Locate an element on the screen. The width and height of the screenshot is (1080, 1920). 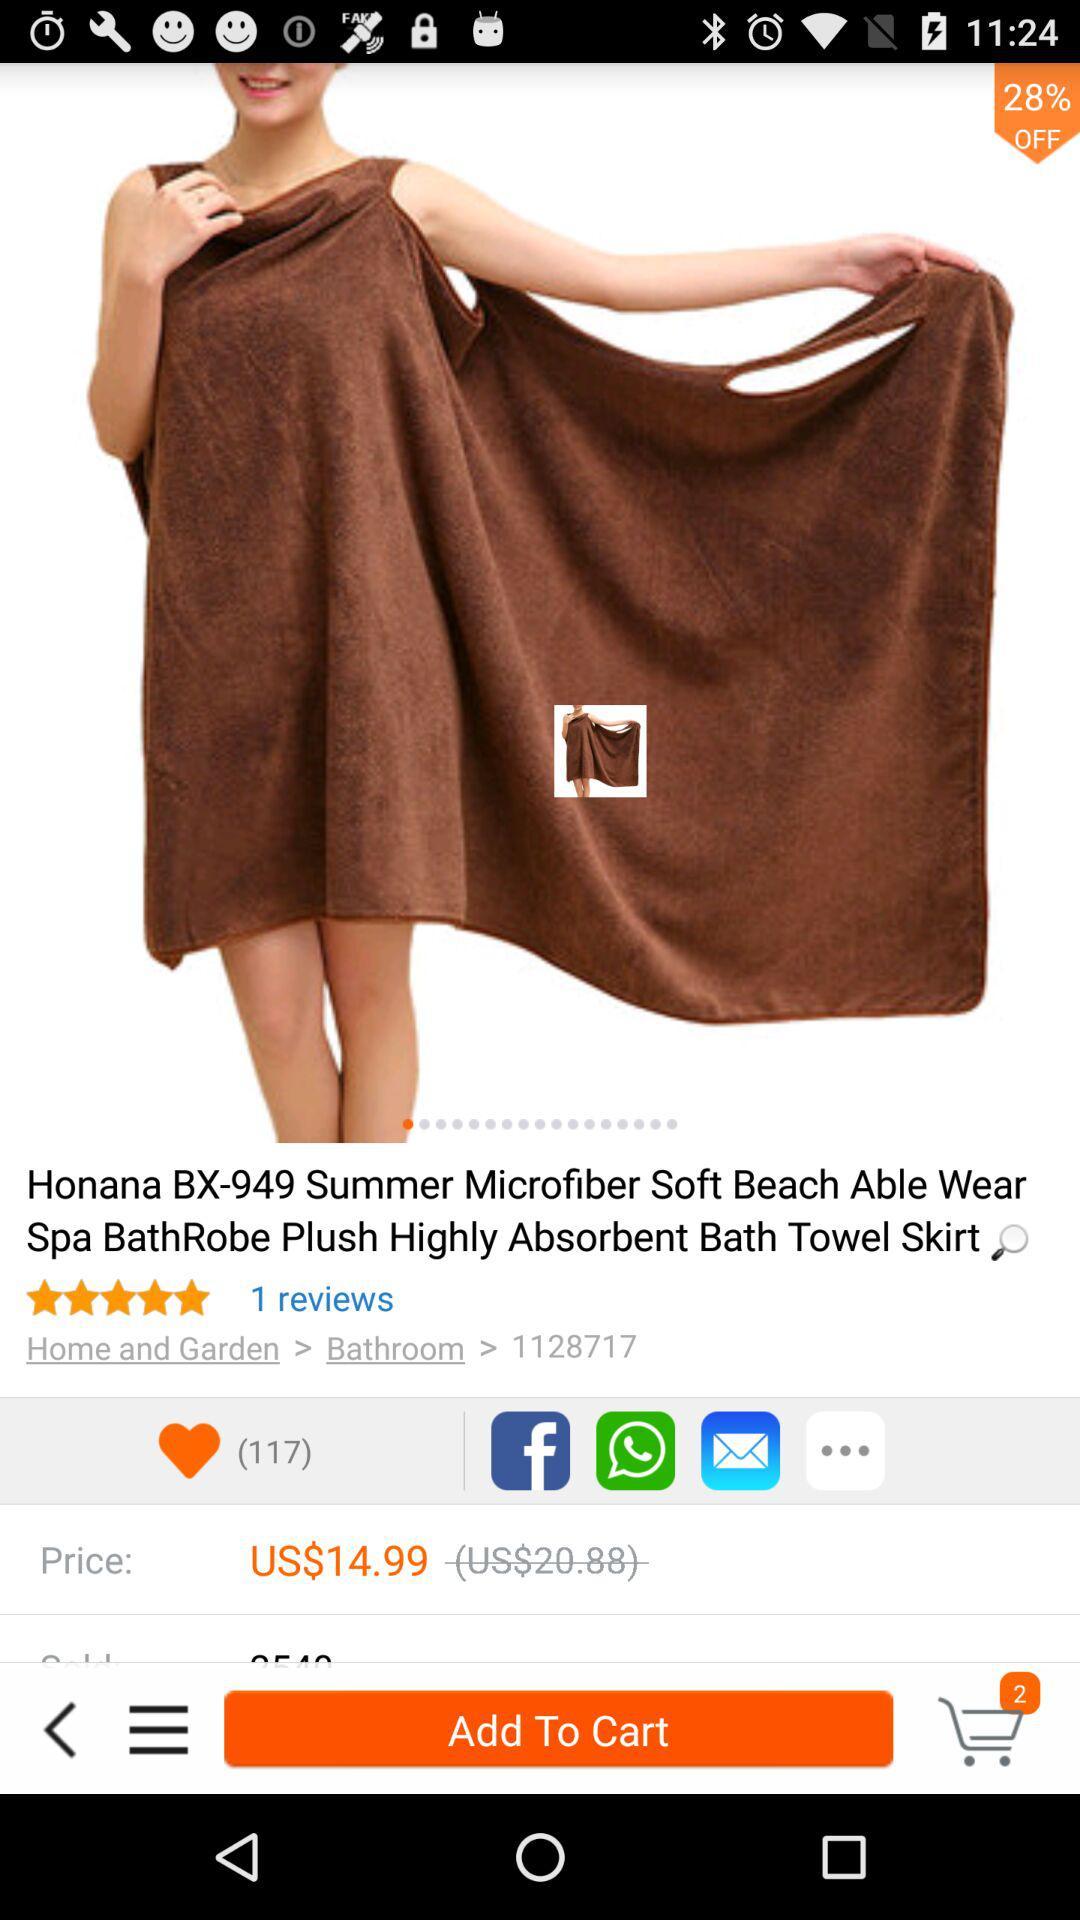
menu is located at coordinates (157, 1728).